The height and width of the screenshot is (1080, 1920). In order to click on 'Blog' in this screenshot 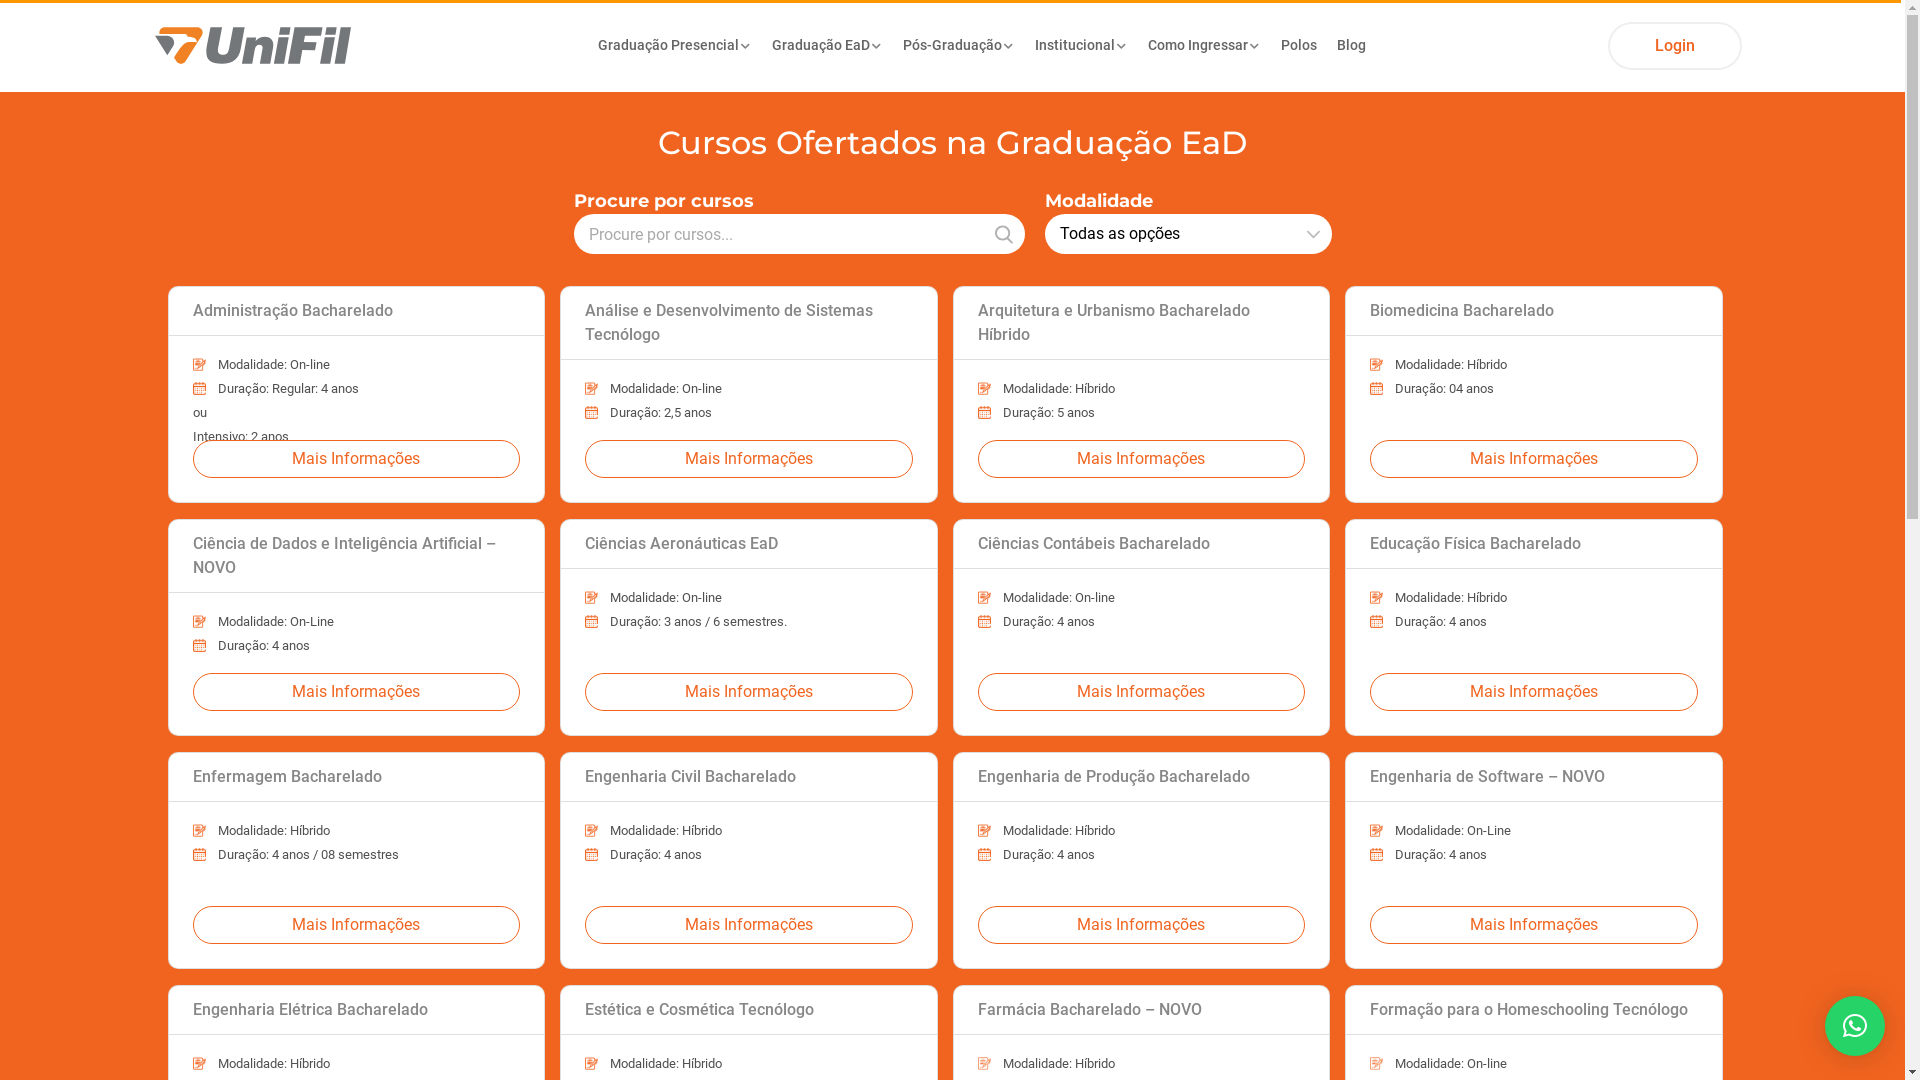, I will do `click(1337, 45)`.